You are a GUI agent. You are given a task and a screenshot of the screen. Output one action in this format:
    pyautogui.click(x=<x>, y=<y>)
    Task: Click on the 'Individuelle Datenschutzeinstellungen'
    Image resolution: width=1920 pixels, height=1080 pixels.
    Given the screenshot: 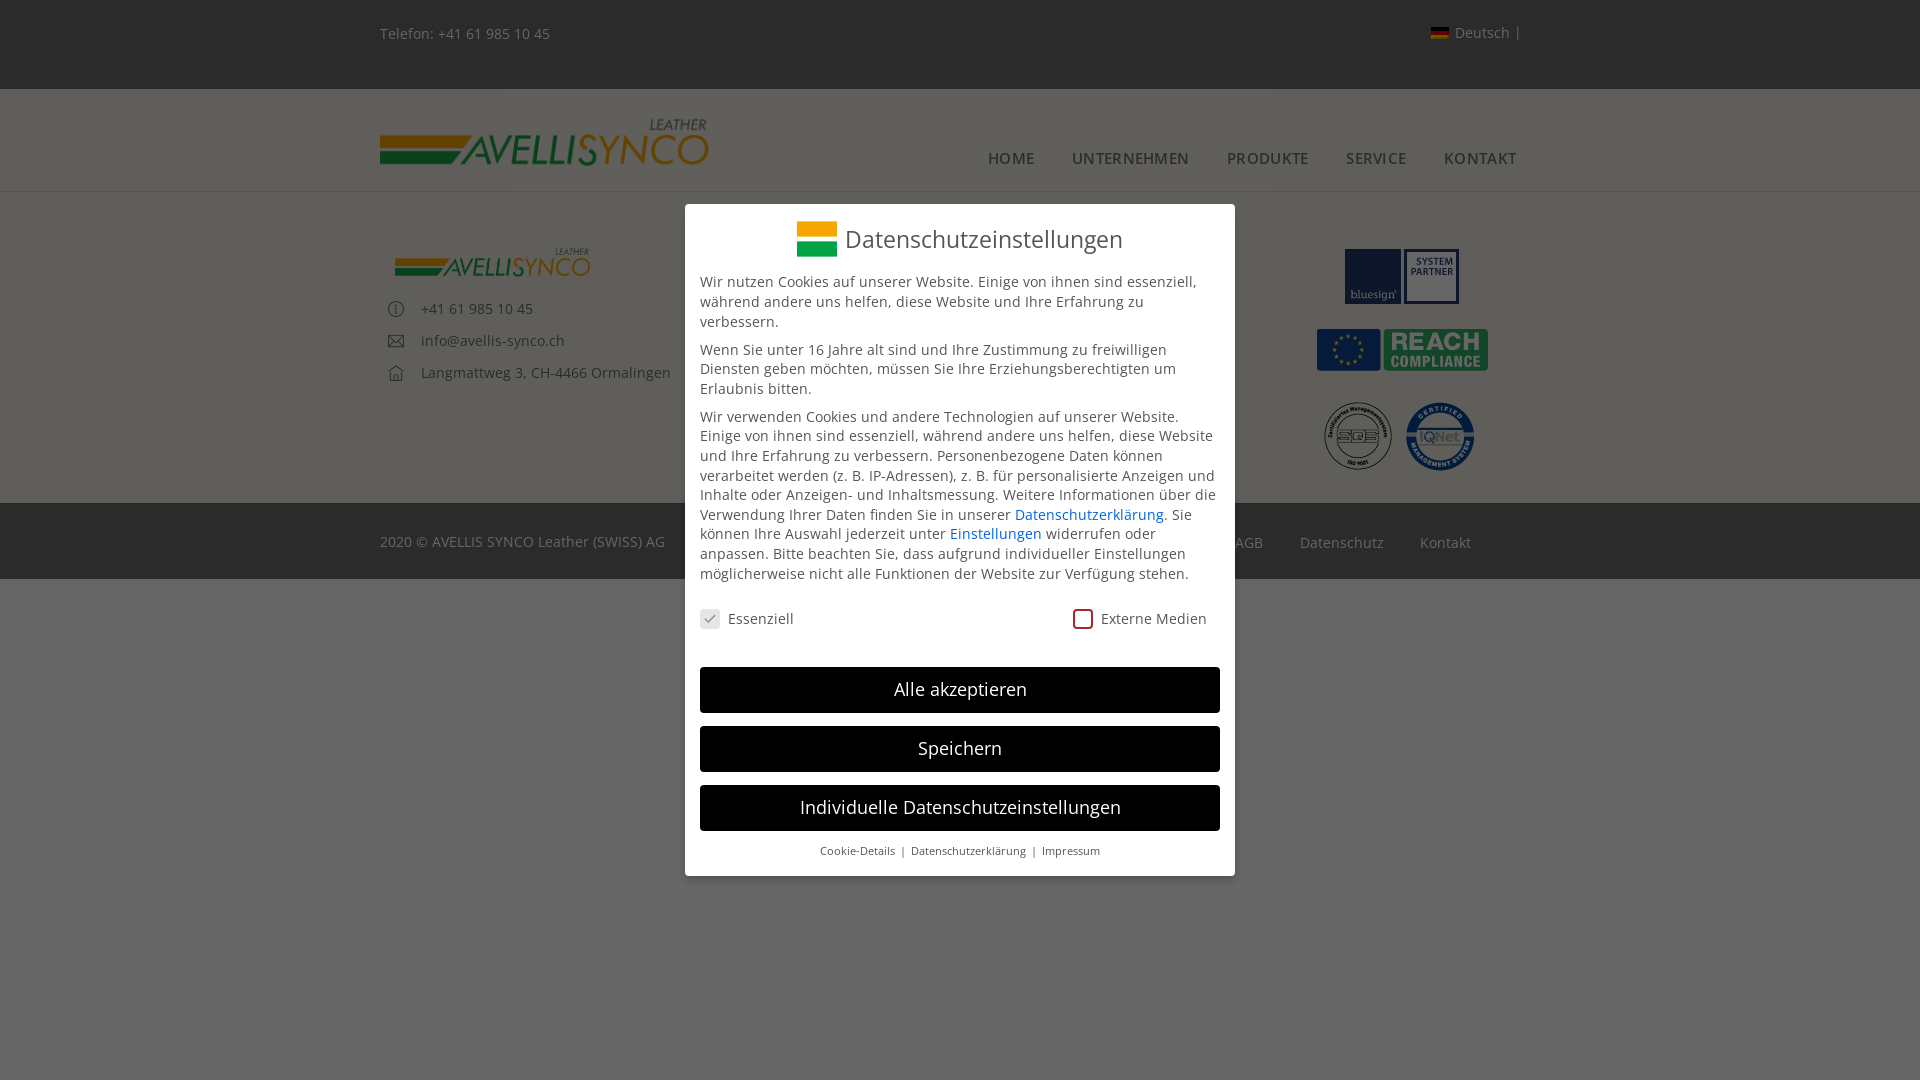 What is the action you would take?
    pyautogui.click(x=960, y=806)
    